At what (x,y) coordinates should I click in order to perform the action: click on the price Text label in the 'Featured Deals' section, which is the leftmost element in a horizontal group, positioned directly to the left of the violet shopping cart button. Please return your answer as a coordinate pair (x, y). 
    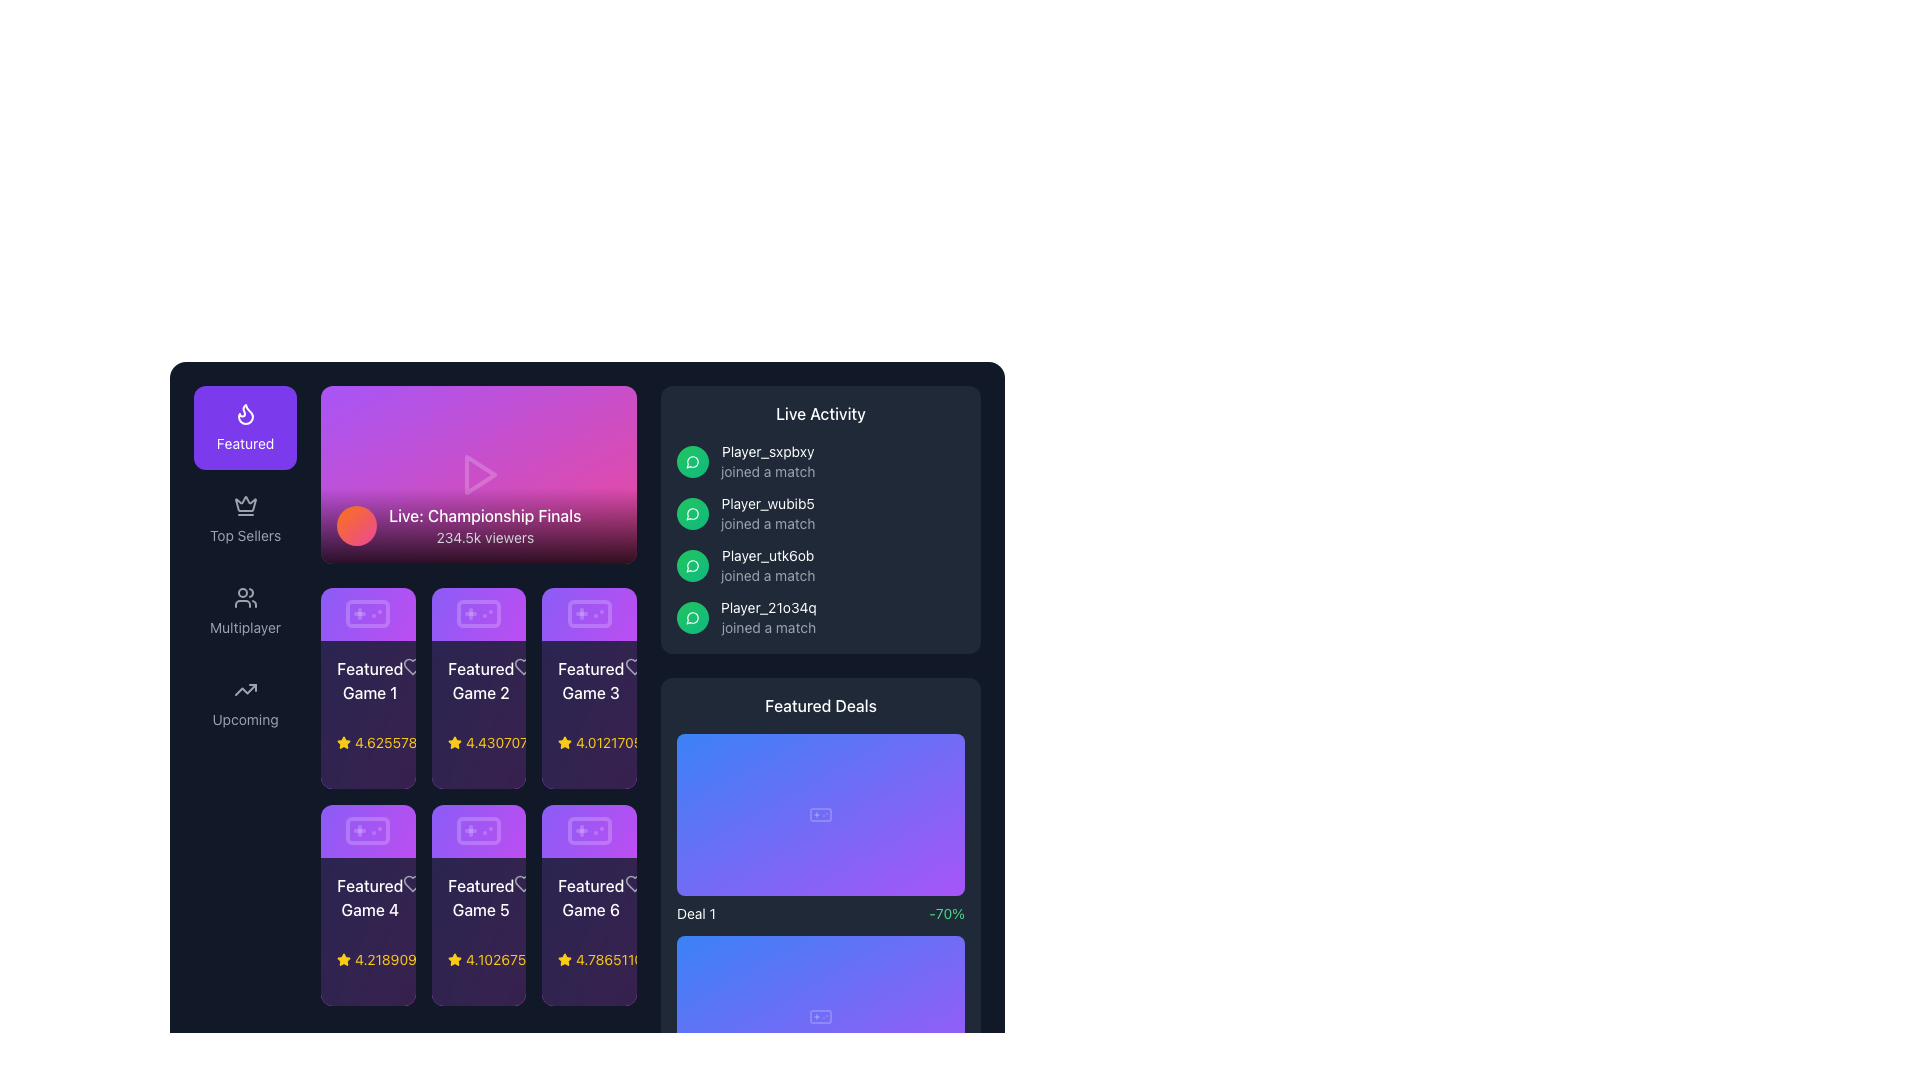
    Looking at the image, I should click on (677, 742).